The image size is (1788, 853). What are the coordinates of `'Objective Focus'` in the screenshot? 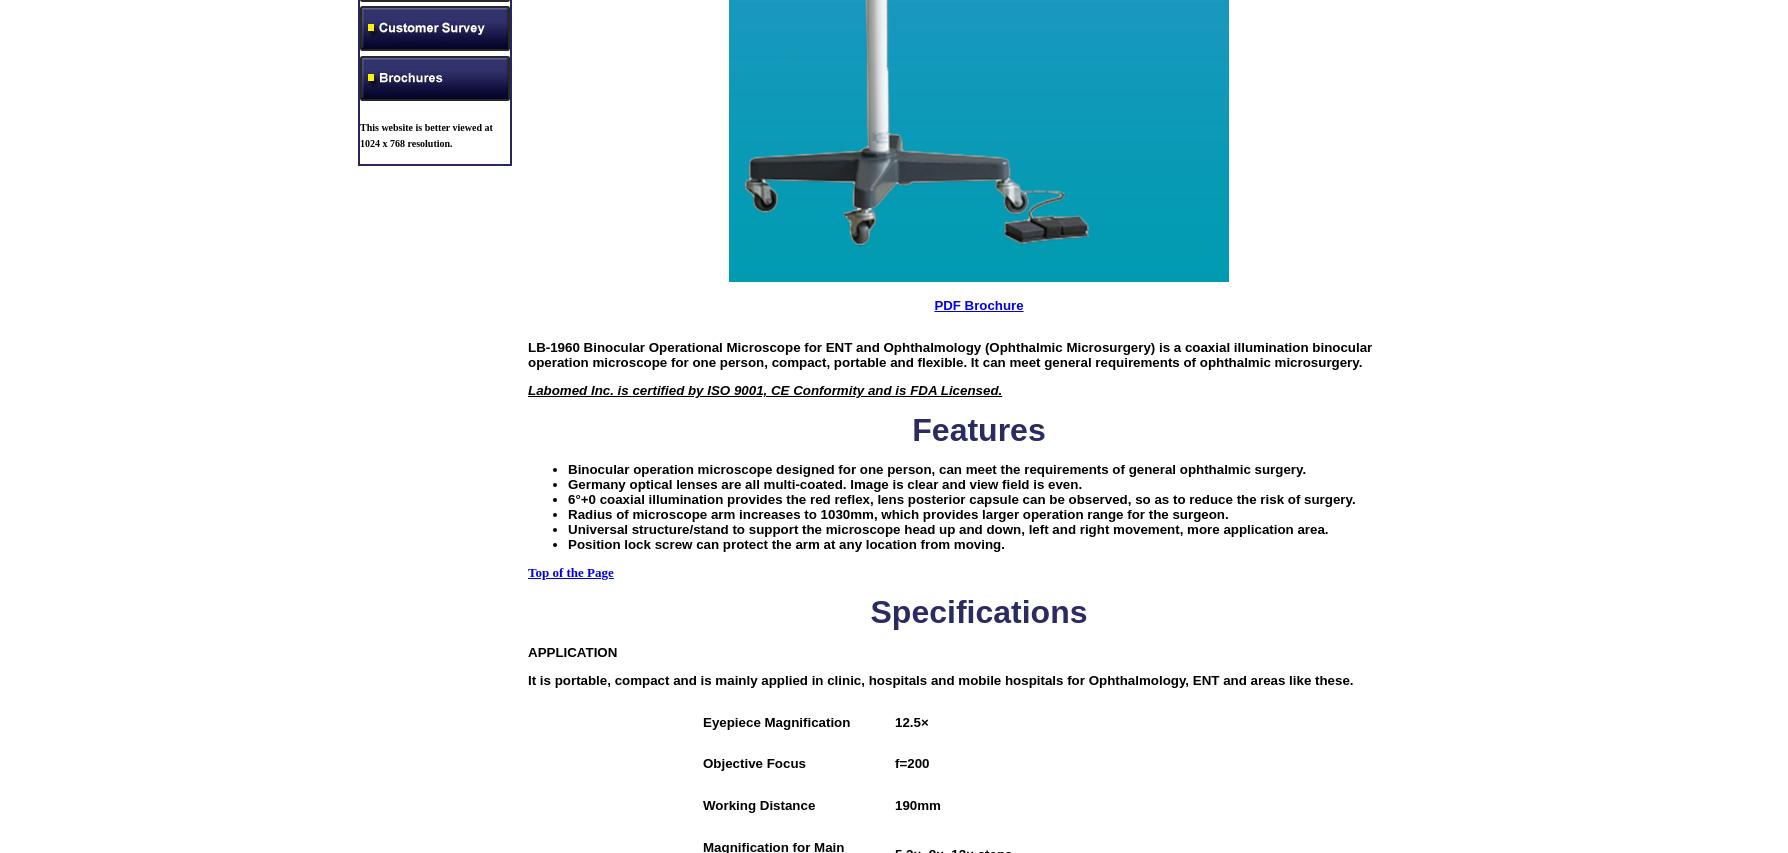 It's located at (752, 763).